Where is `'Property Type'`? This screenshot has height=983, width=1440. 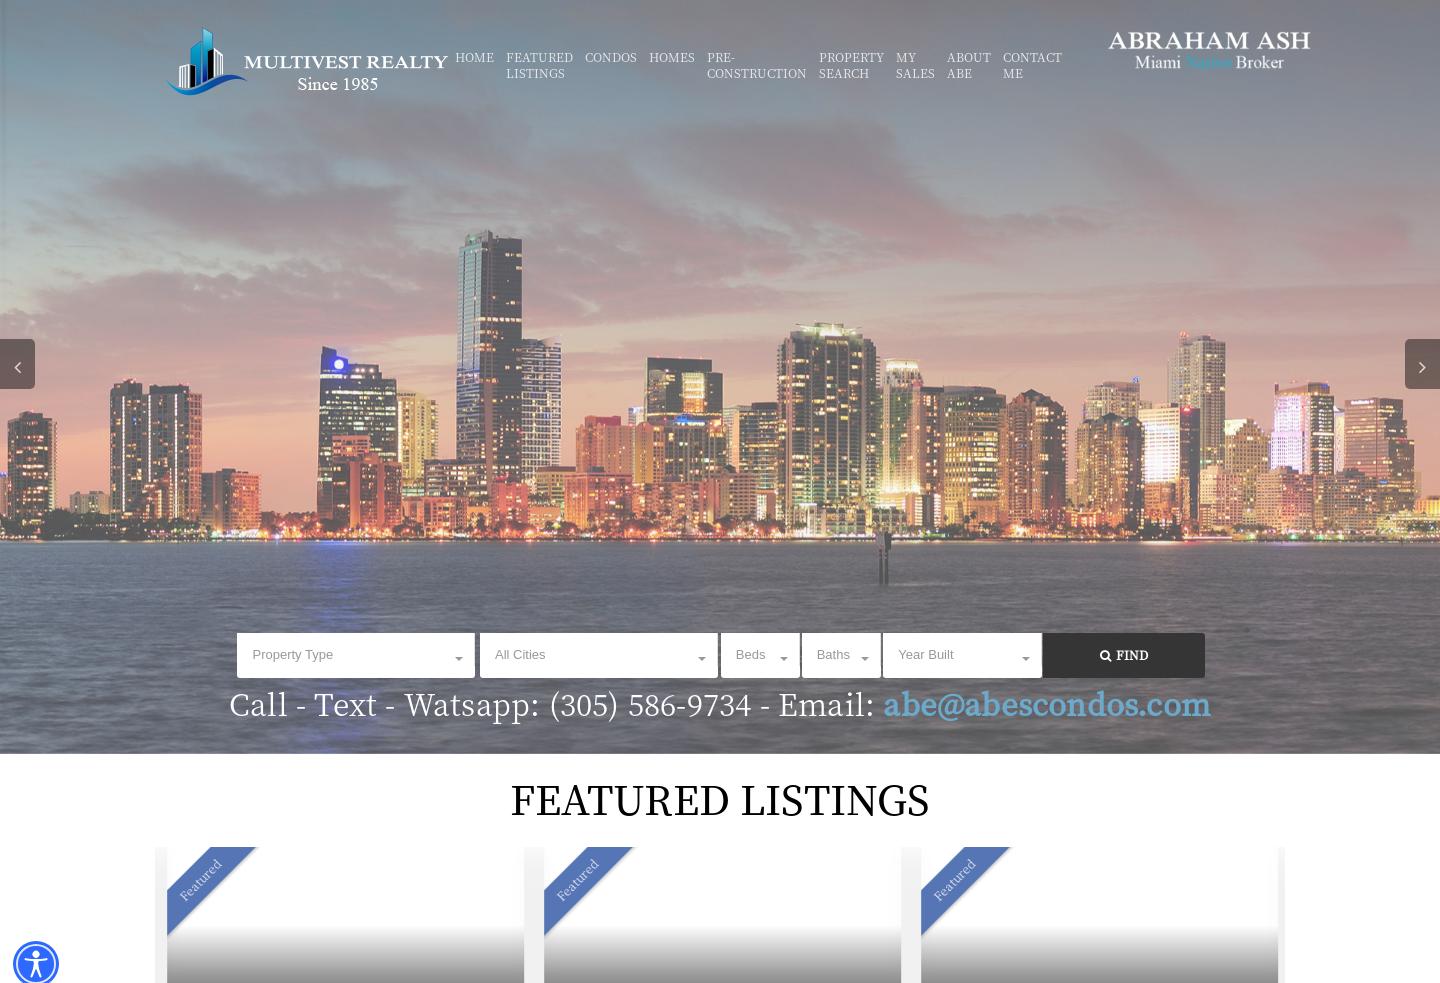 'Property Type' is located at coordinates (291, 654).